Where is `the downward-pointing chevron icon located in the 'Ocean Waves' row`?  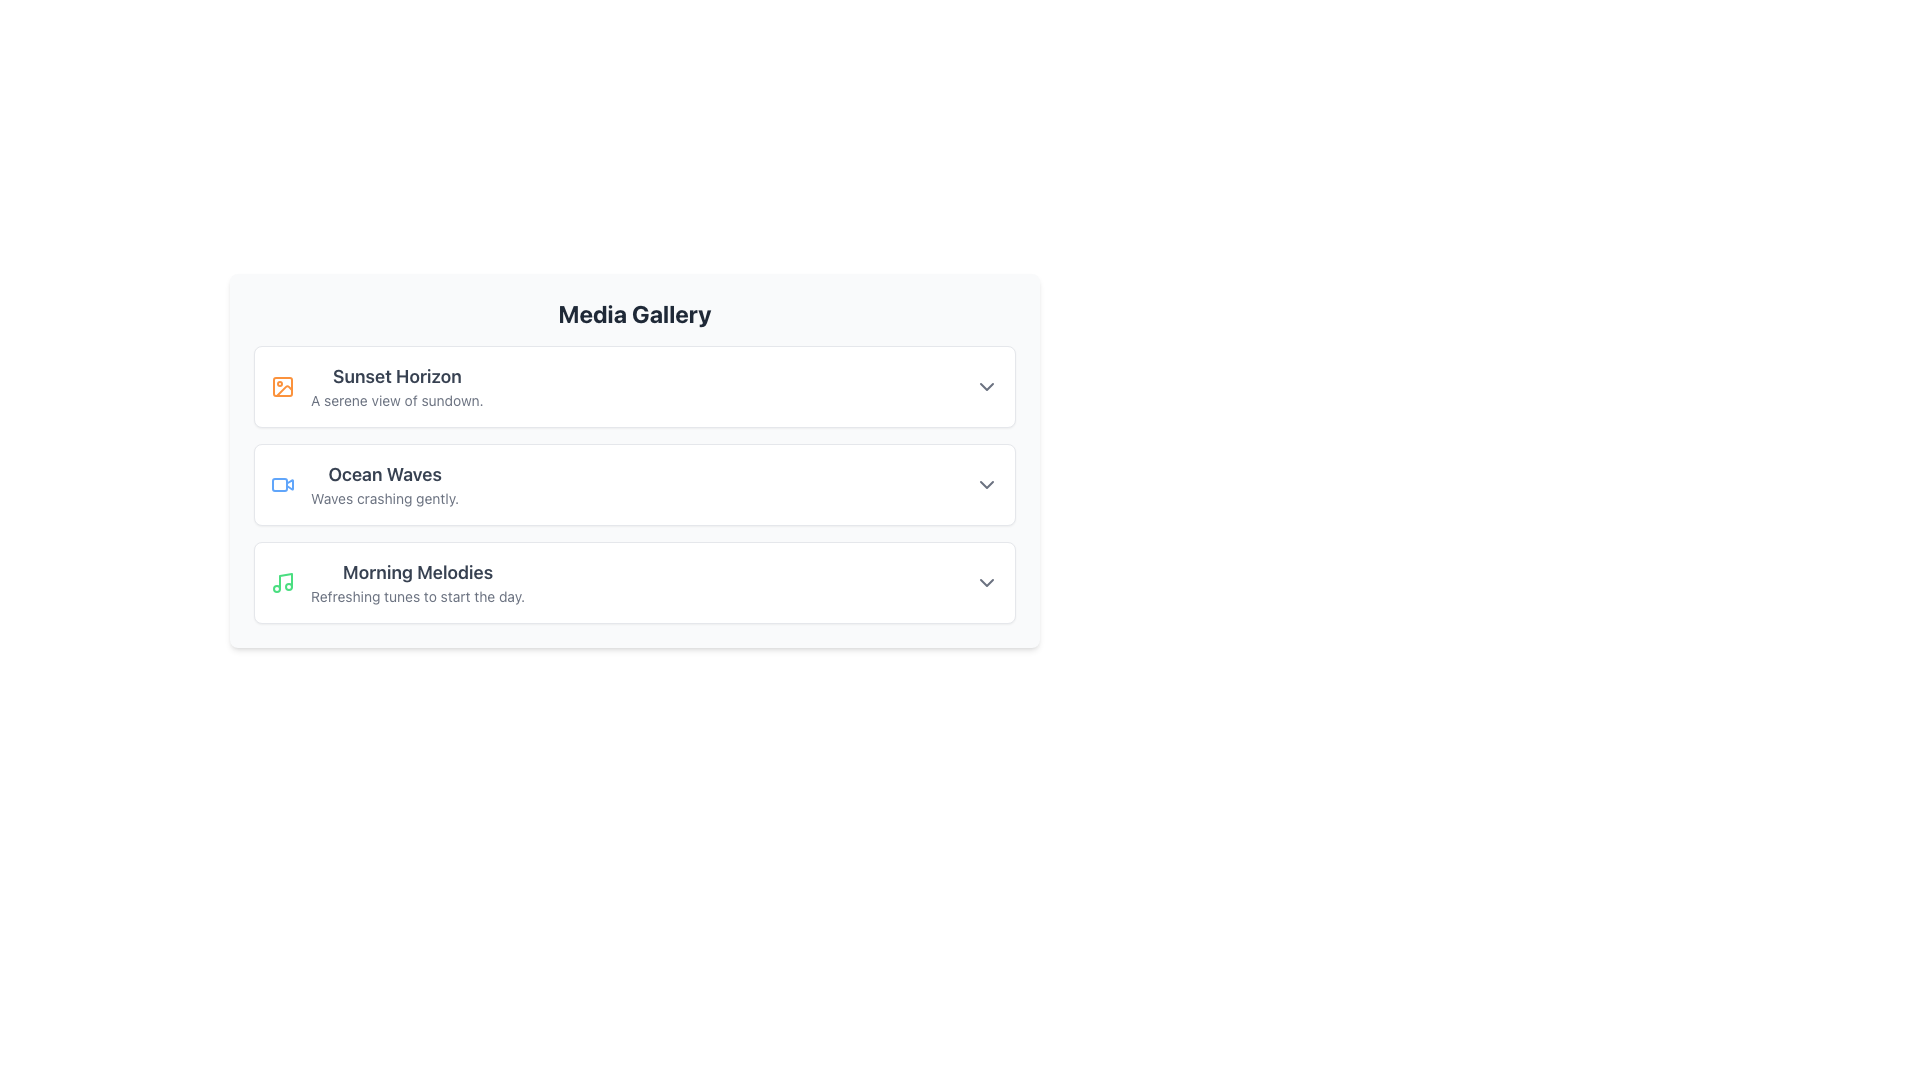
the downward-pointing chevron icon located in the 'Ocean Waves' row is located at coordinates (987, 485).